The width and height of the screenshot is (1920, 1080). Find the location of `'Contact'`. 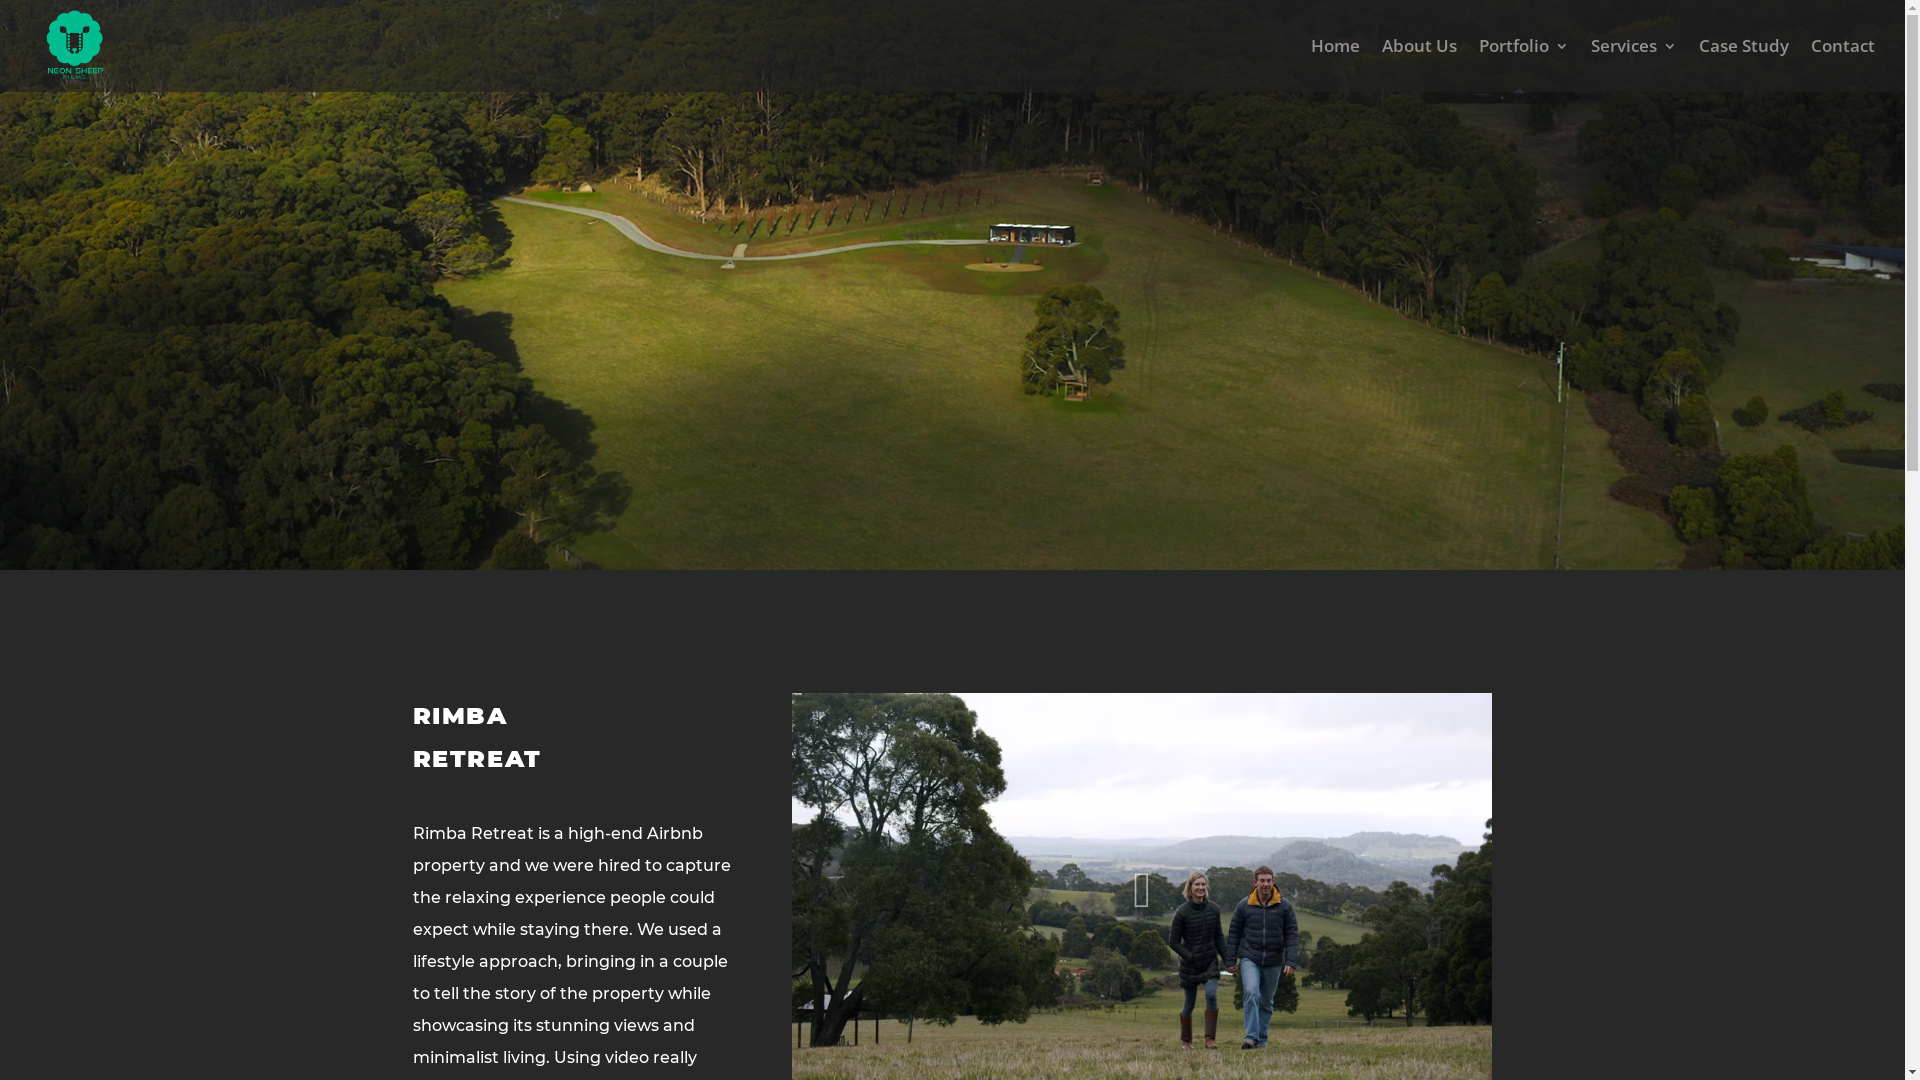

'Contact' is located at coordinates (1842, 64).